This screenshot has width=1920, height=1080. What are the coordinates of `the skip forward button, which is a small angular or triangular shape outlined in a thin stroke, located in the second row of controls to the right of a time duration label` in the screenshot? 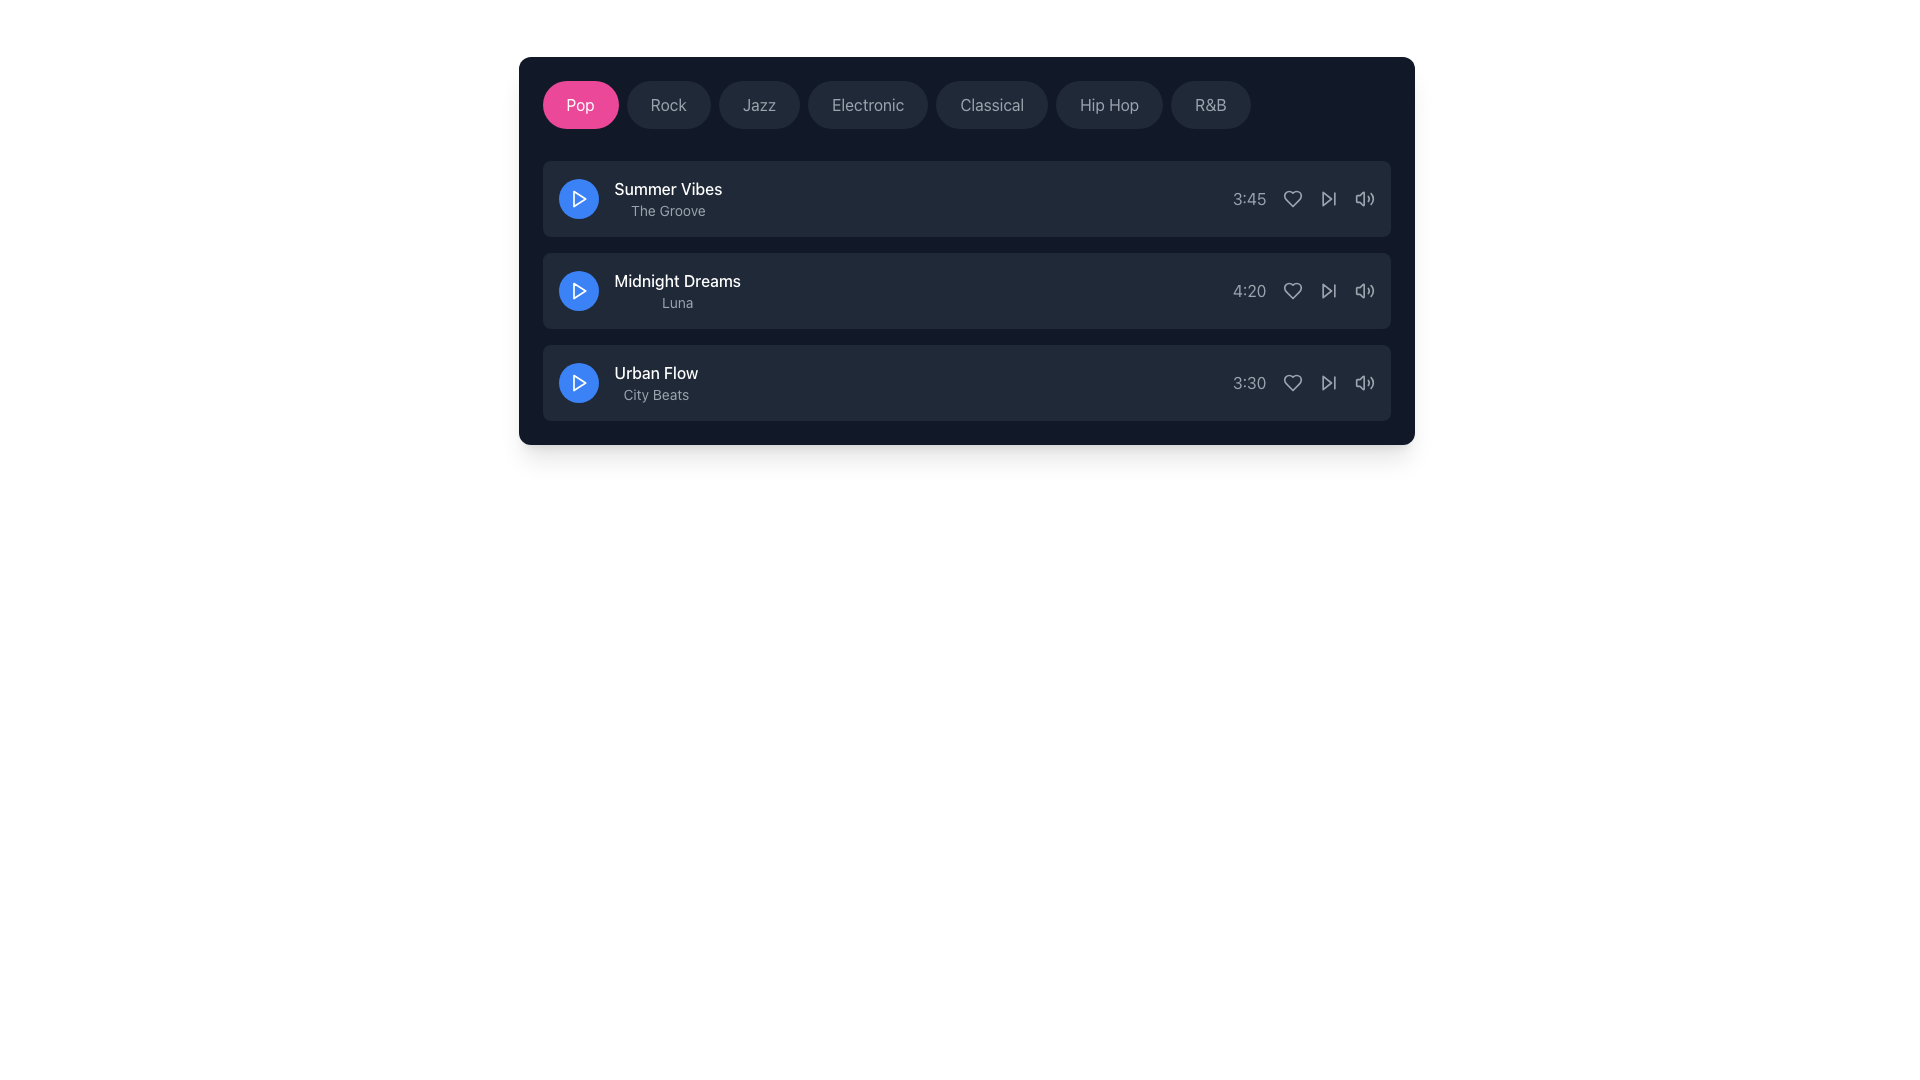 It's located at (1326, 199).